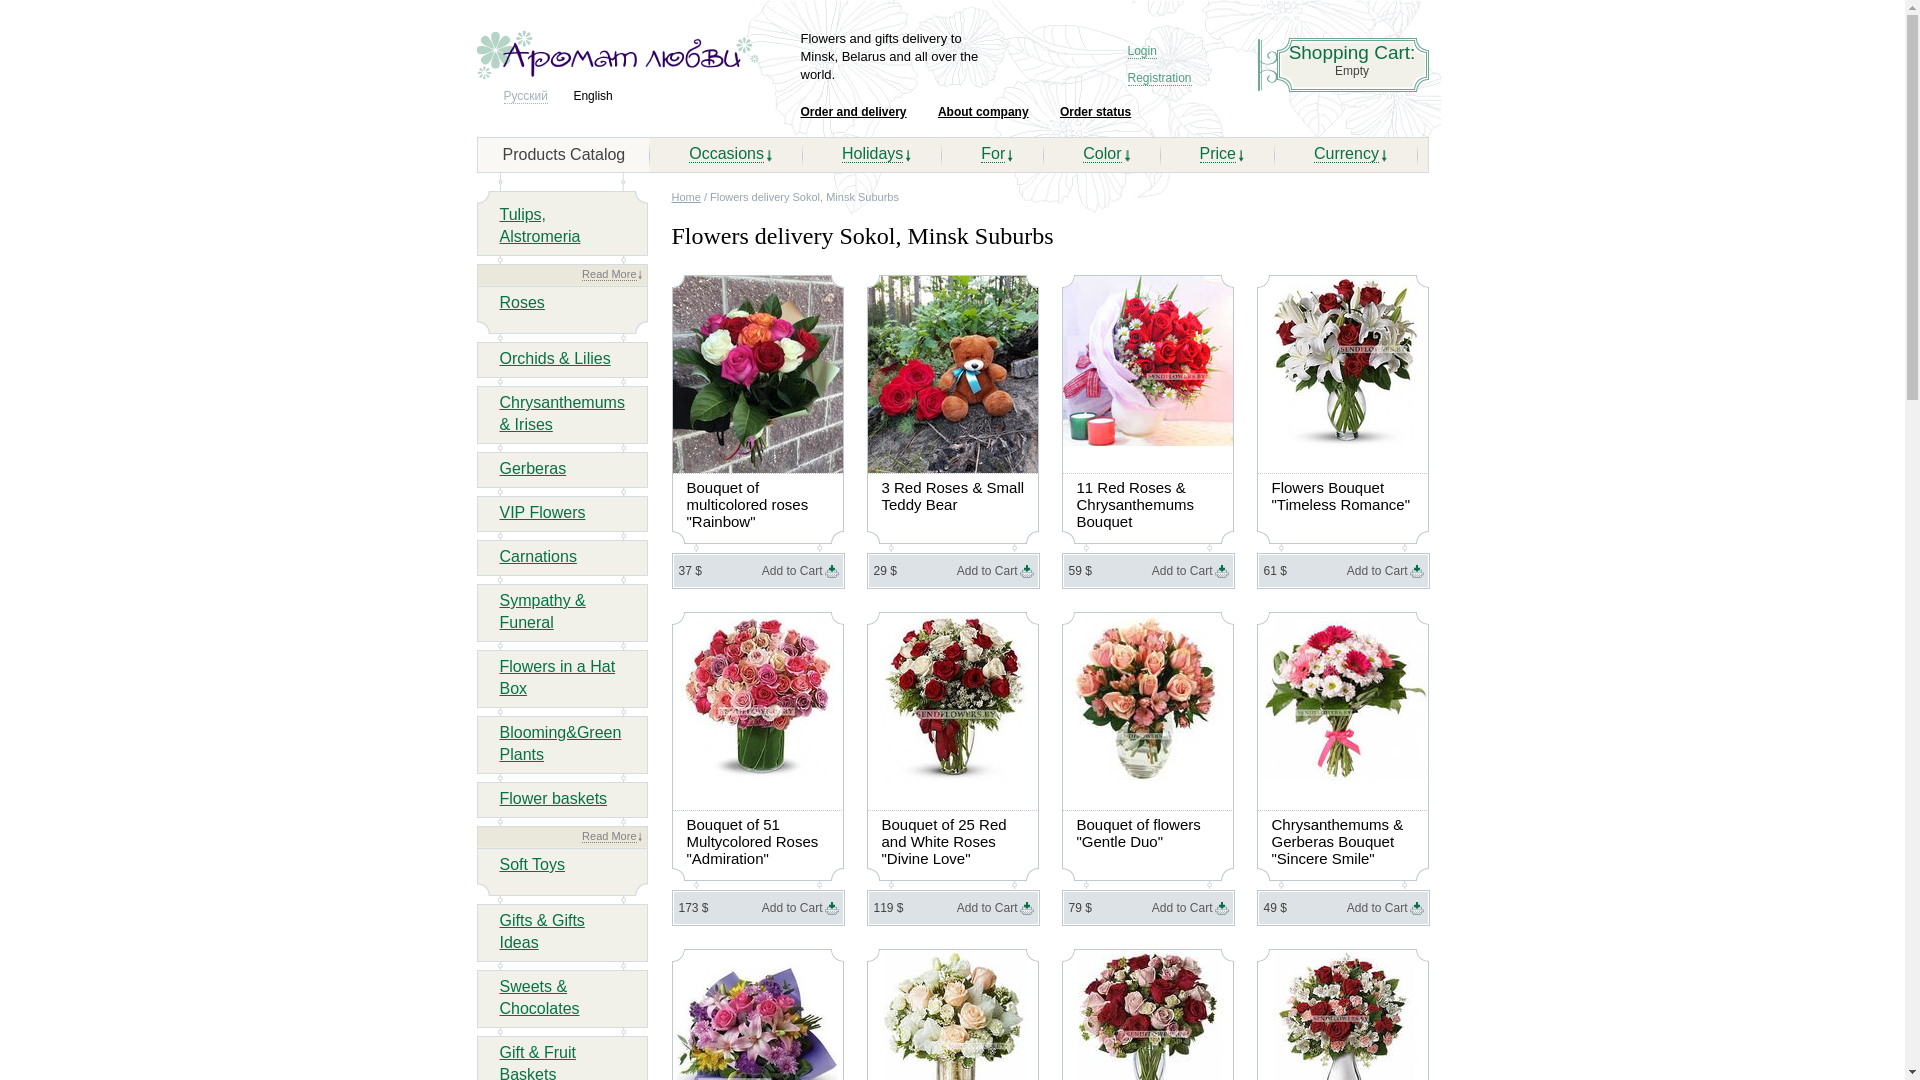 The image size is (1920, 1080). What do you see at coordinates (757, 907) in the screenshot?
I see `'Add to Cart` at bounding box center [757, 907].